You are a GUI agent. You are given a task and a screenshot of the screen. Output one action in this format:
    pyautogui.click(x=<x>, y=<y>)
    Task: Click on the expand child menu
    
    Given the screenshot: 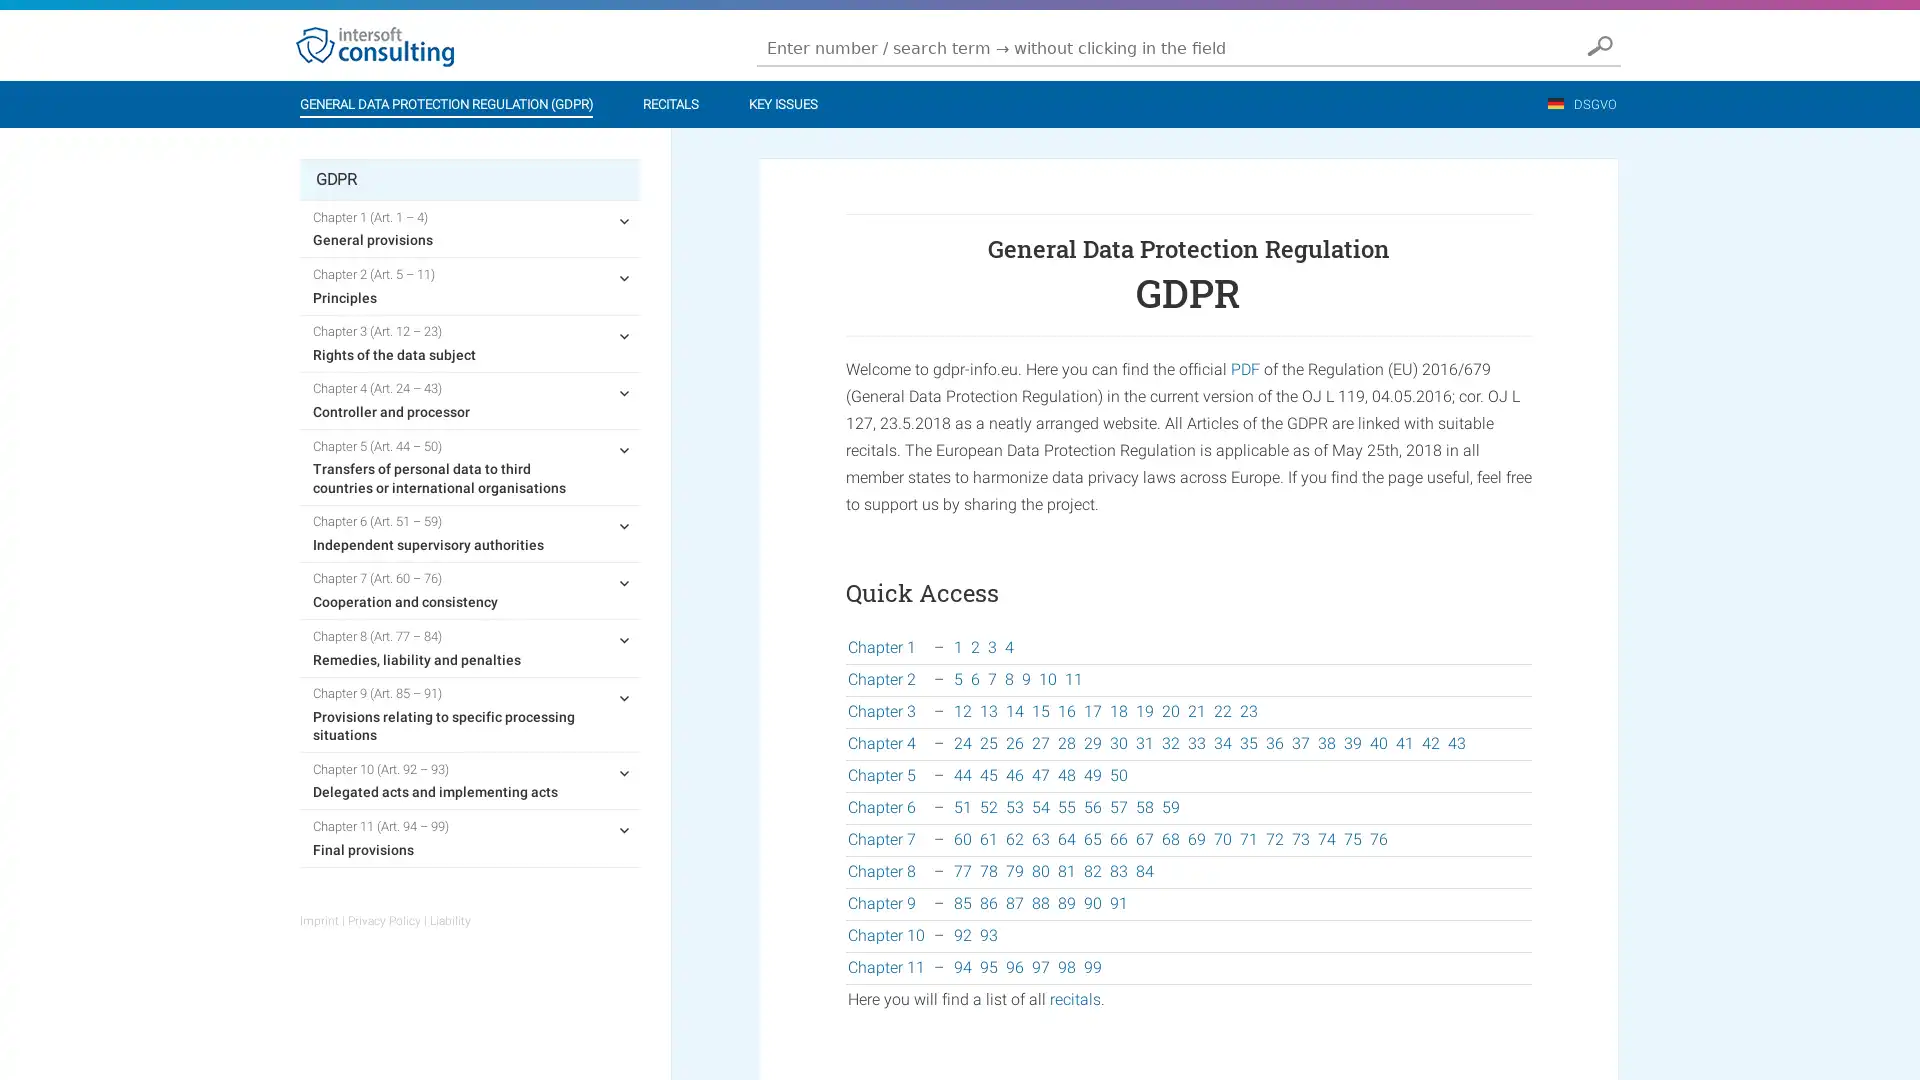 What is the action you would take?
    pyautogui.click(x=623, y=277)
    